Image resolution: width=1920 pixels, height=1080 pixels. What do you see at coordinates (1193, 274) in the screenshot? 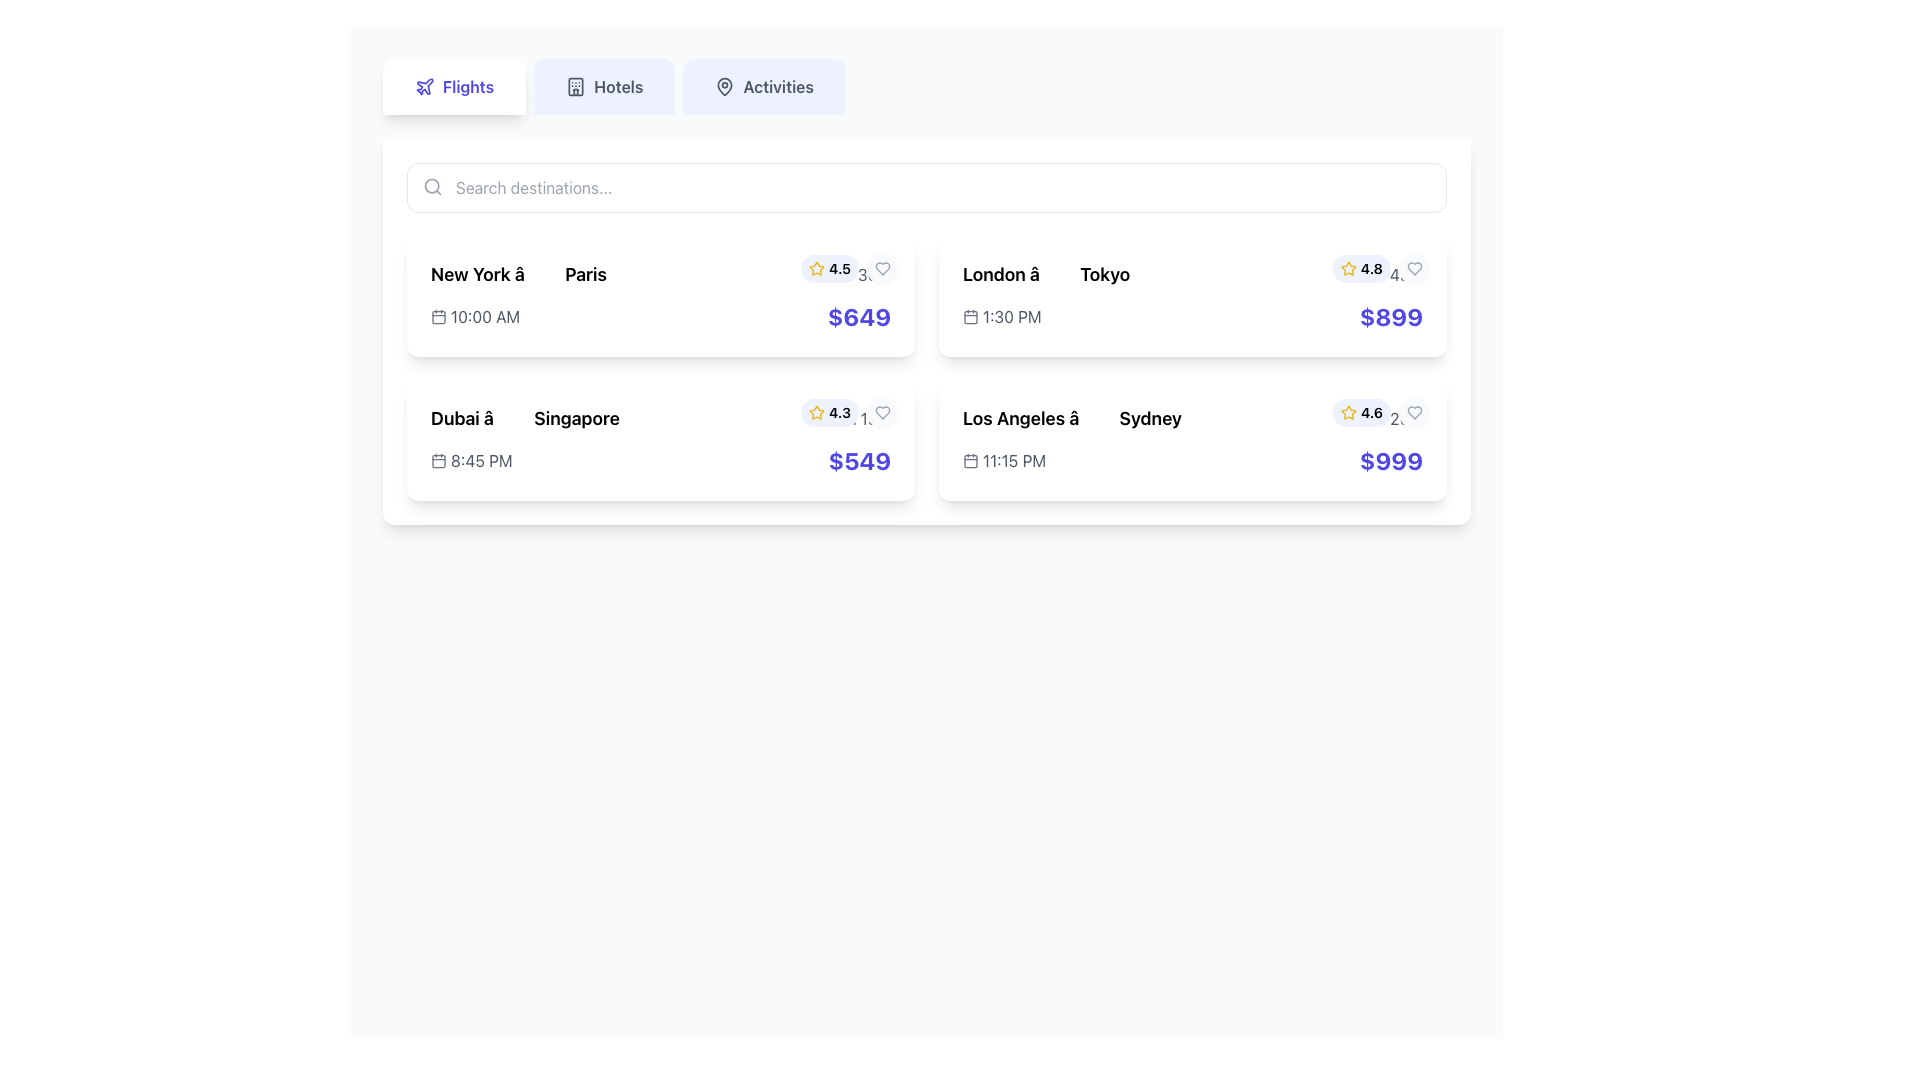
I see `informational display element showing the route 'London → Tokyo' and the travel duration '11h 45m', which is located at the top of the rightmost card in the travel listing section` at bounding box center [1193, 274].